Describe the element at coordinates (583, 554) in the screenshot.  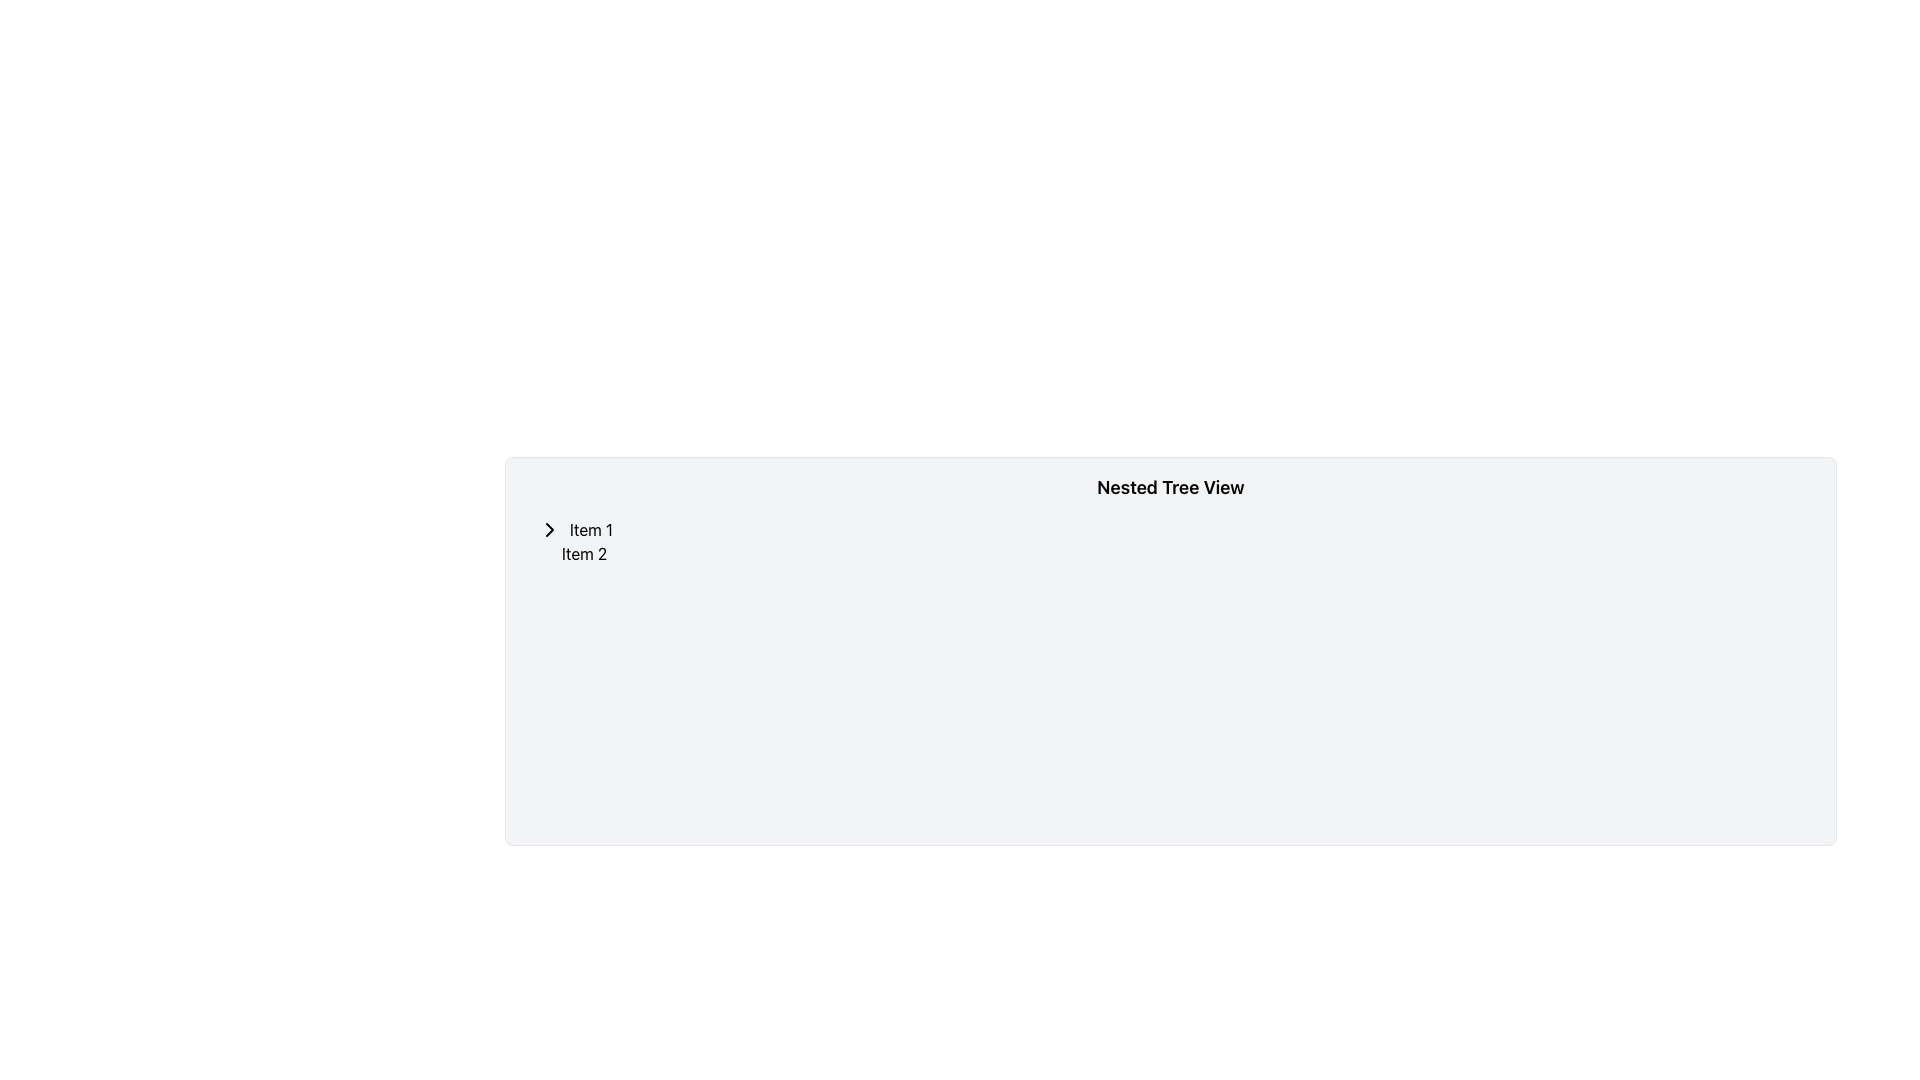
I see `the non-interactive text label located beneath 'Item 1' in the hierarchical tree view` at that location.